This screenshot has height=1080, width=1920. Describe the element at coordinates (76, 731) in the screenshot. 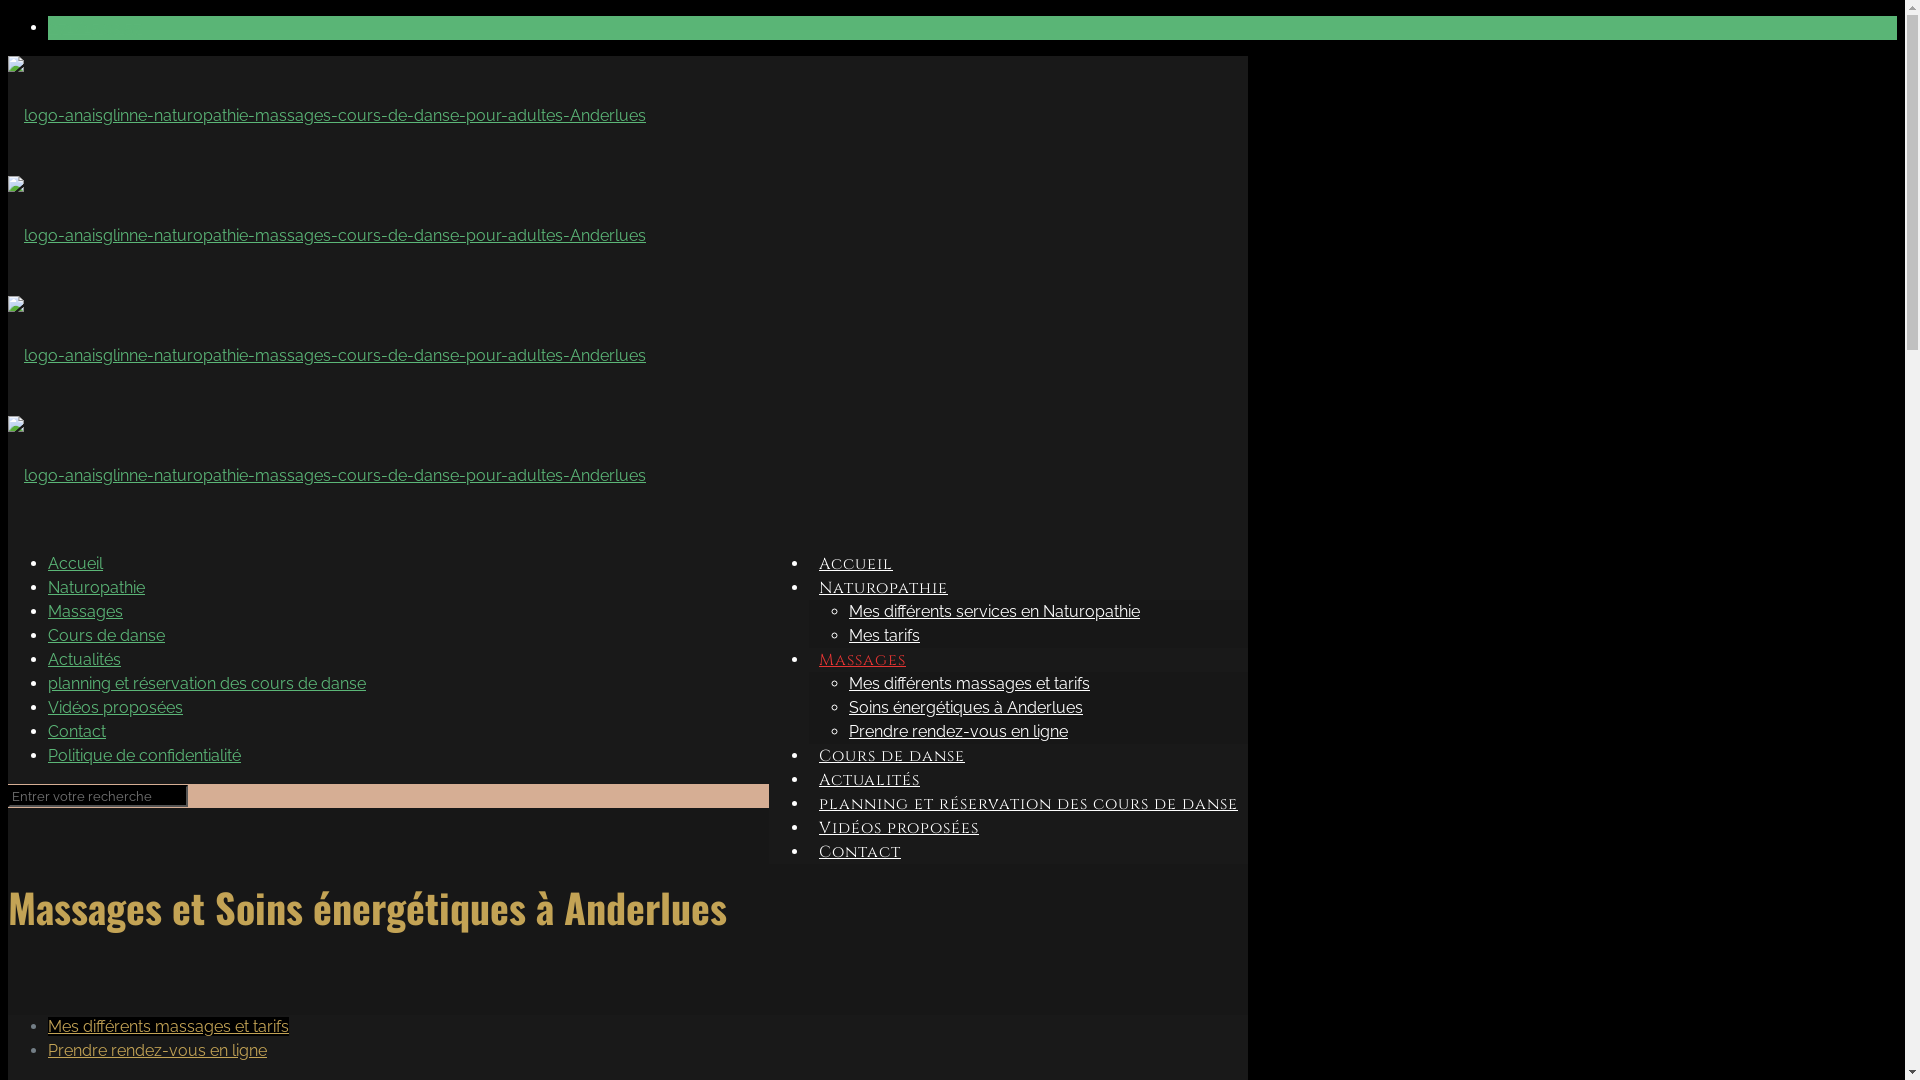

I see `'Contact'` at that location.